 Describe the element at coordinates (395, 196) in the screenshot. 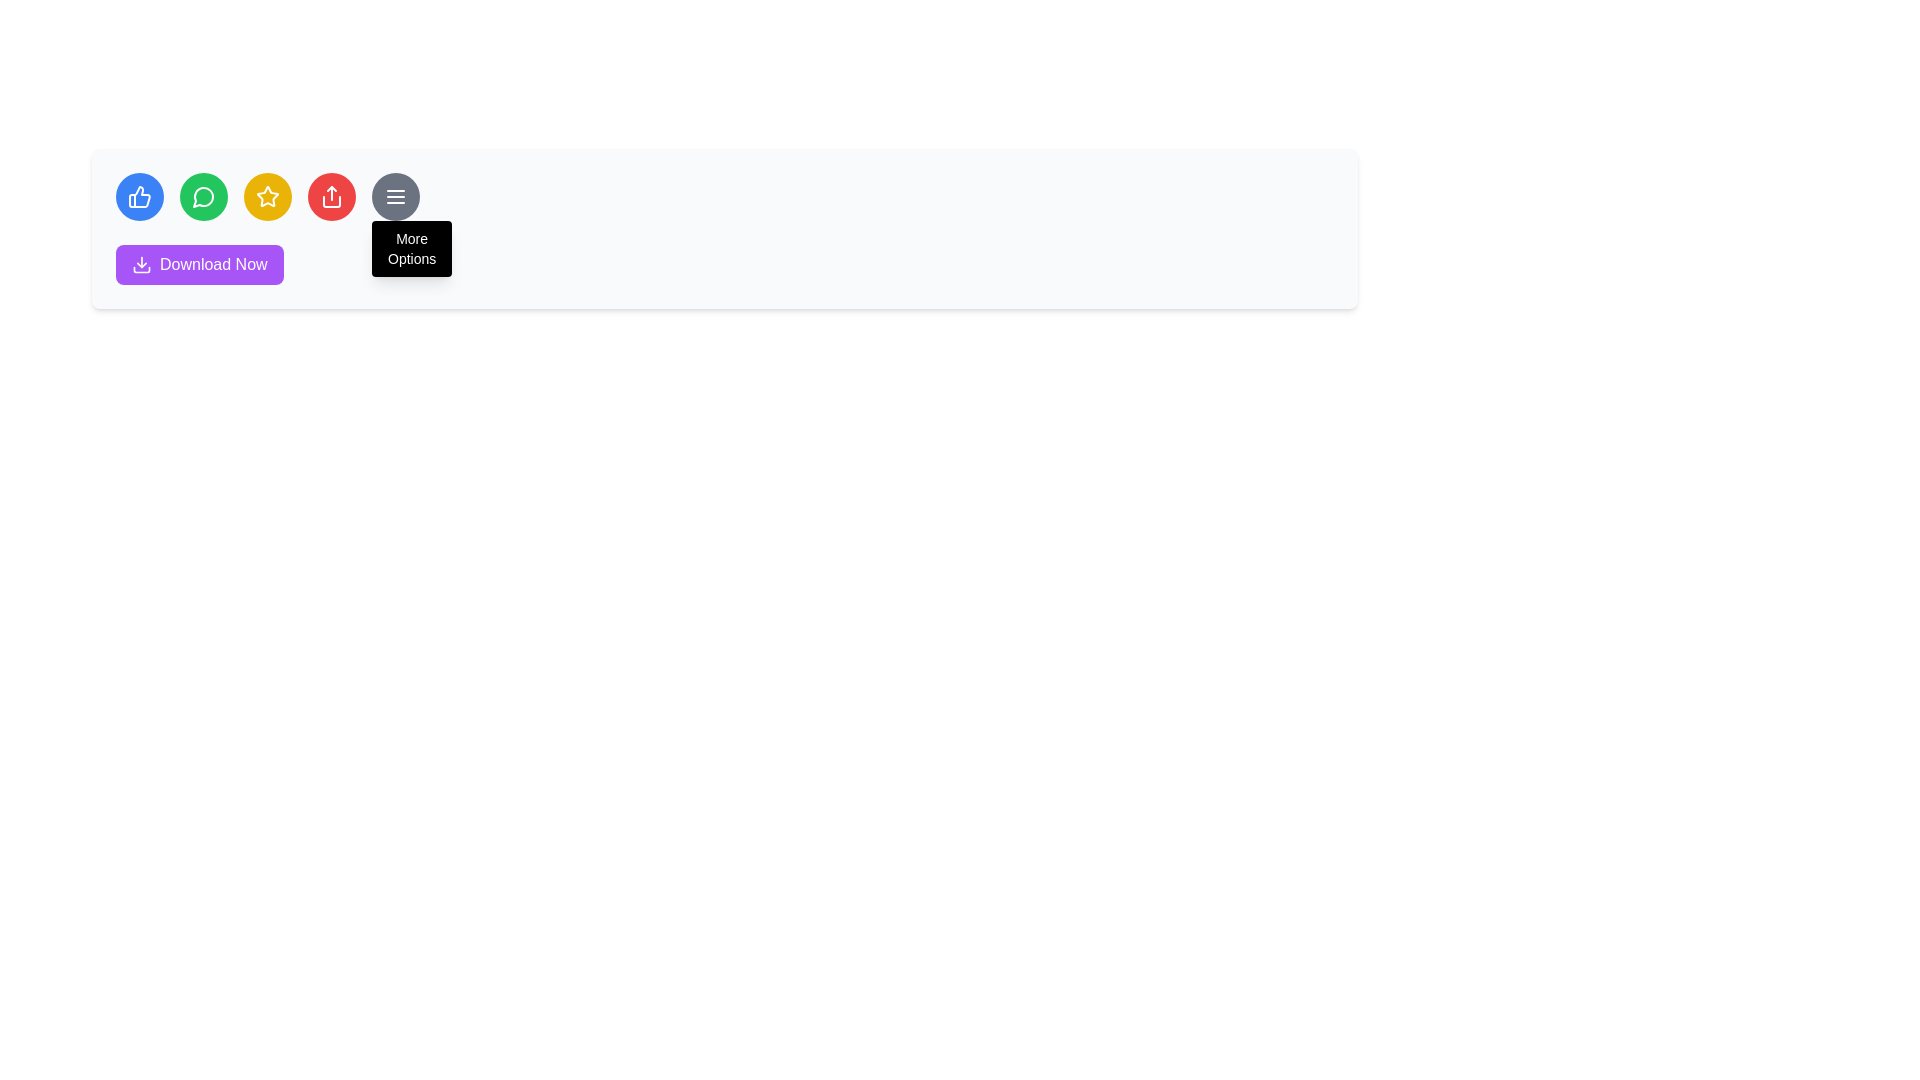

I see `the menu icon button, which is a circular gray button with three parallel lines` at that location.